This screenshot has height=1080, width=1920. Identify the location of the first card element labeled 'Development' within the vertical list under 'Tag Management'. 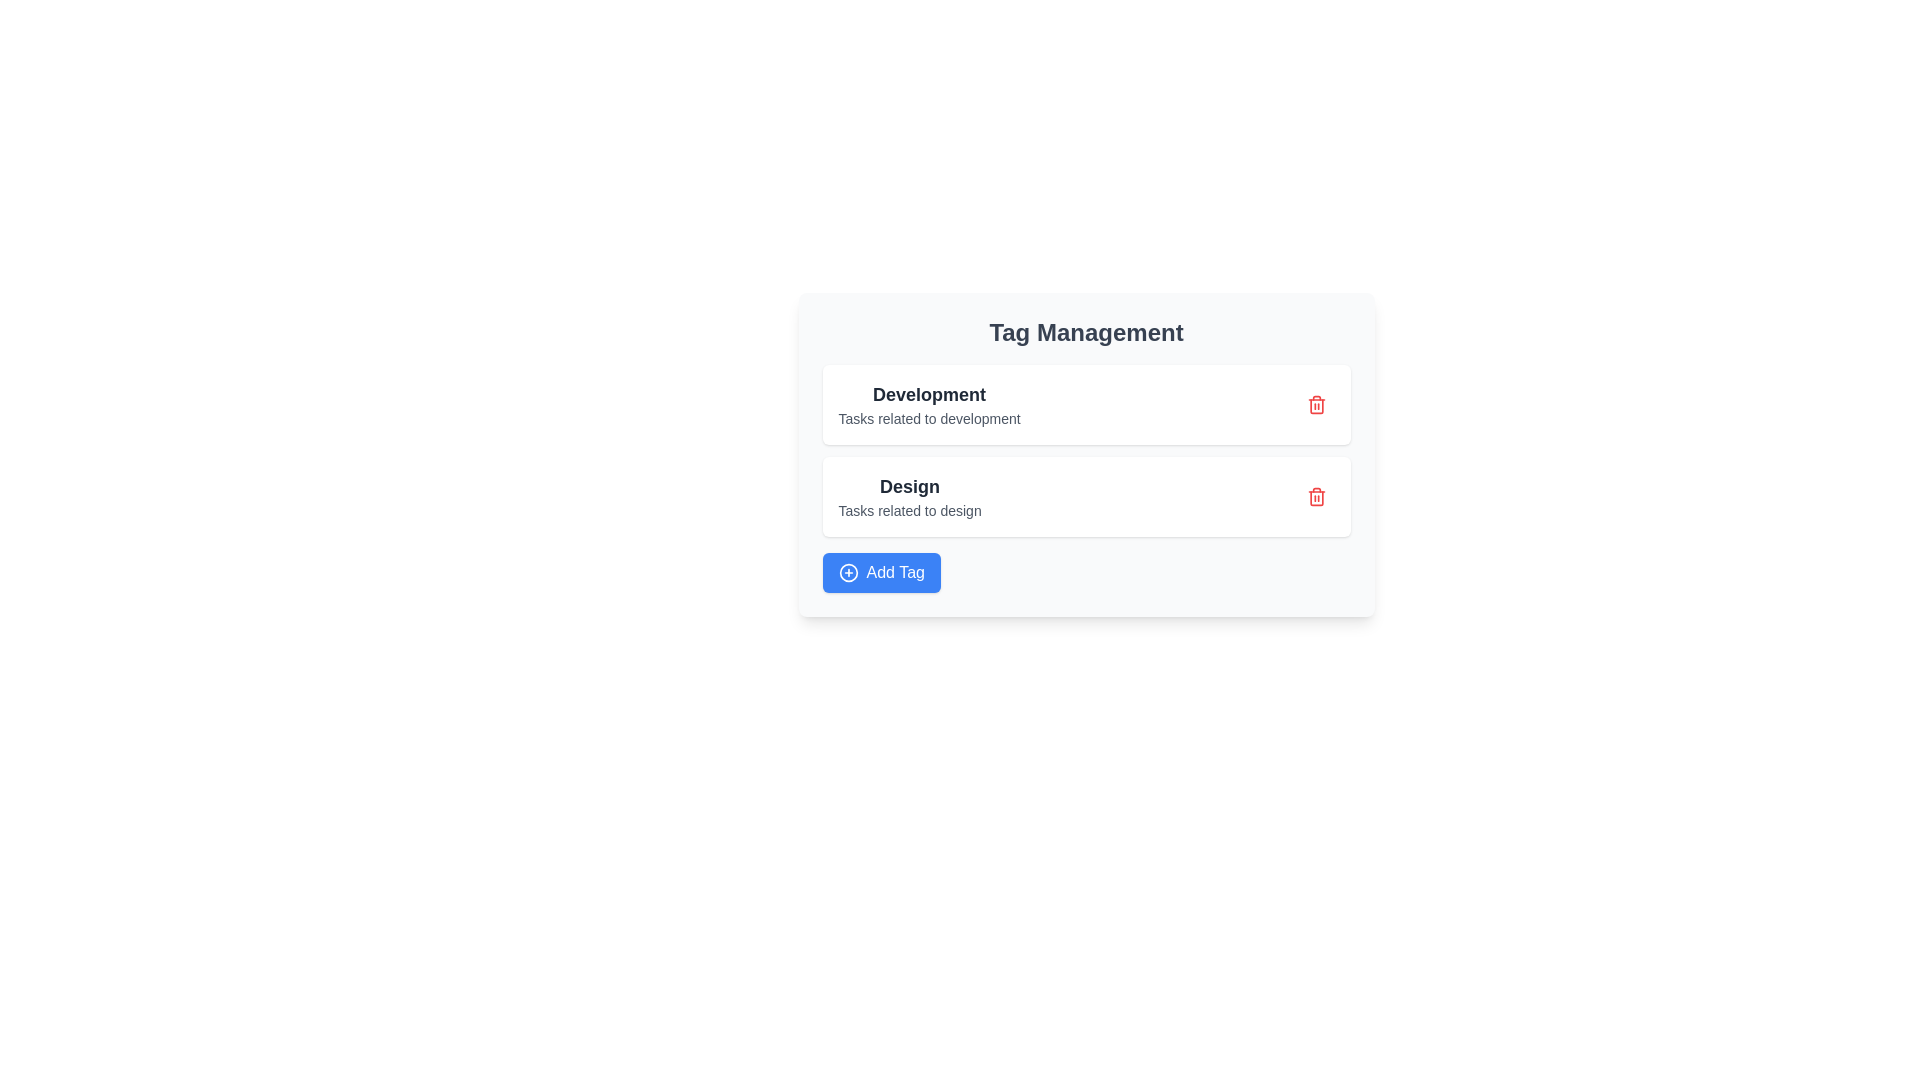
(928, 405).